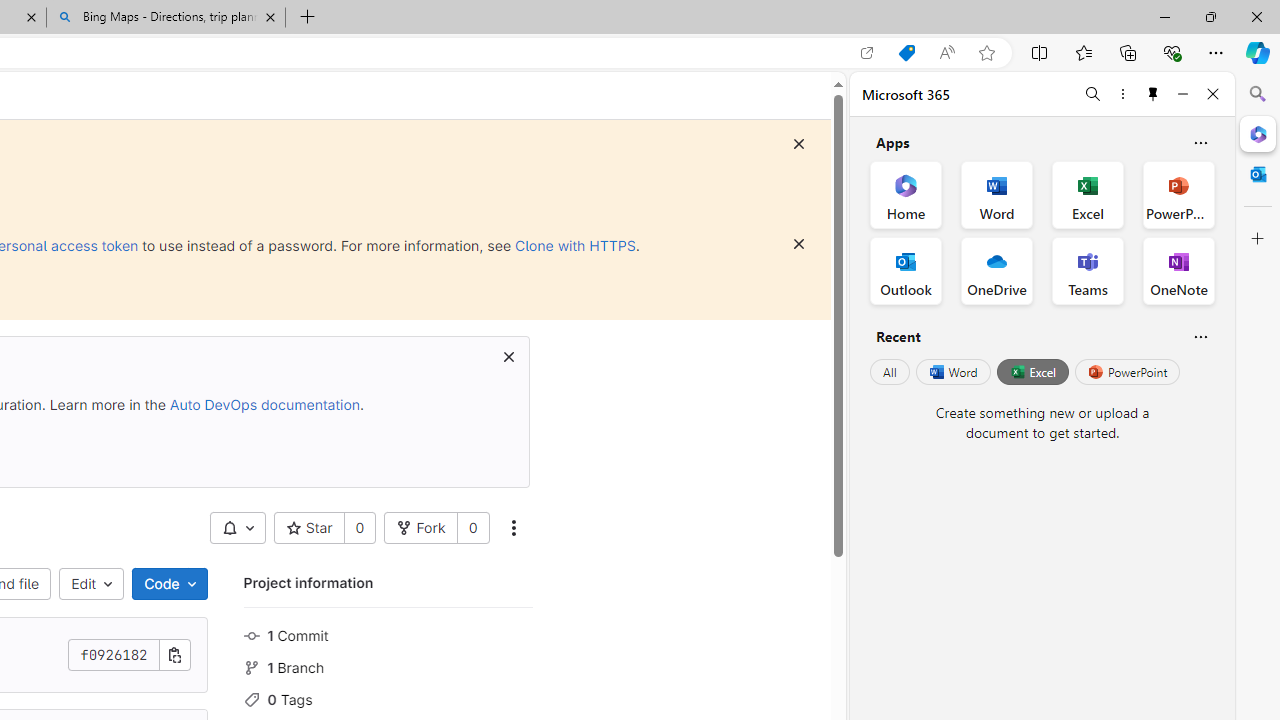 Image resolution: width=1280 pixels, height=720 pixels. I want to click on ' Star', so click(308, 527).